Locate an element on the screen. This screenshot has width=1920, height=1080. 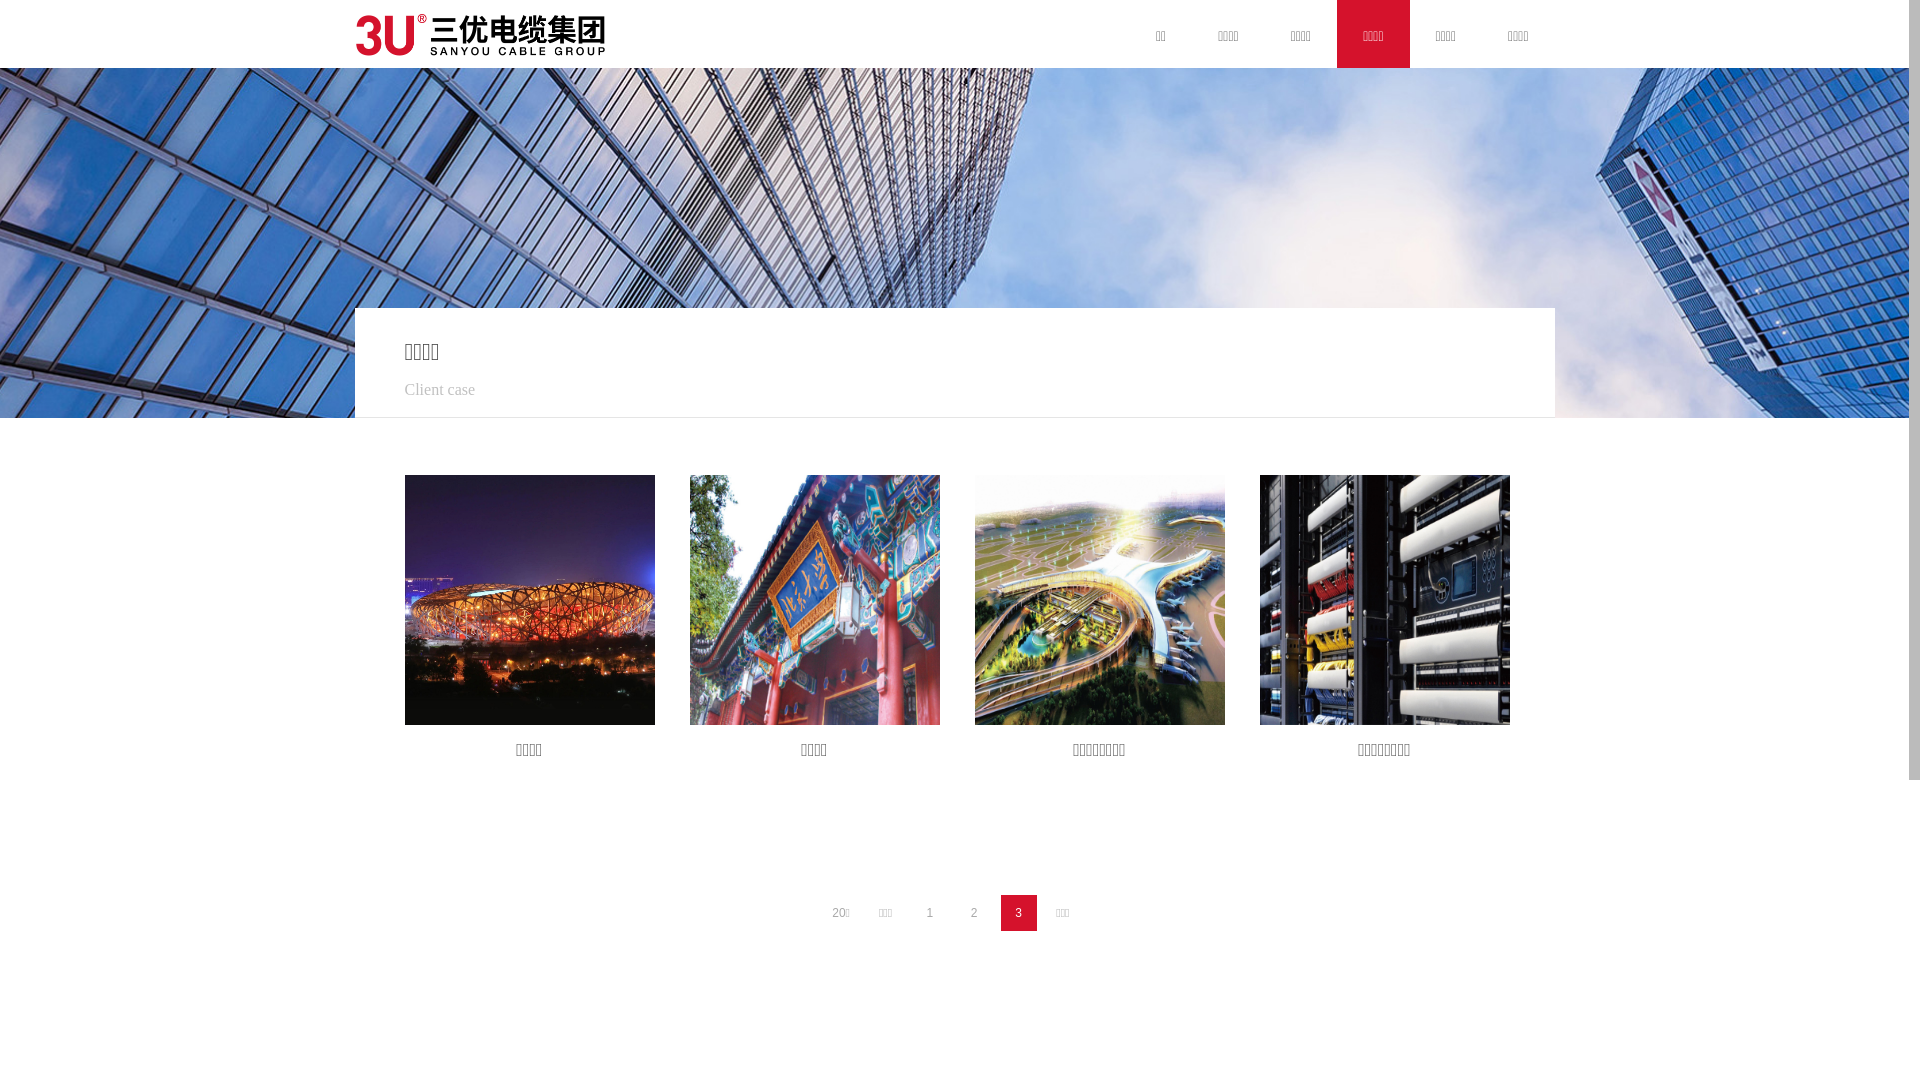
'2' is located at coordinates (974, 913).